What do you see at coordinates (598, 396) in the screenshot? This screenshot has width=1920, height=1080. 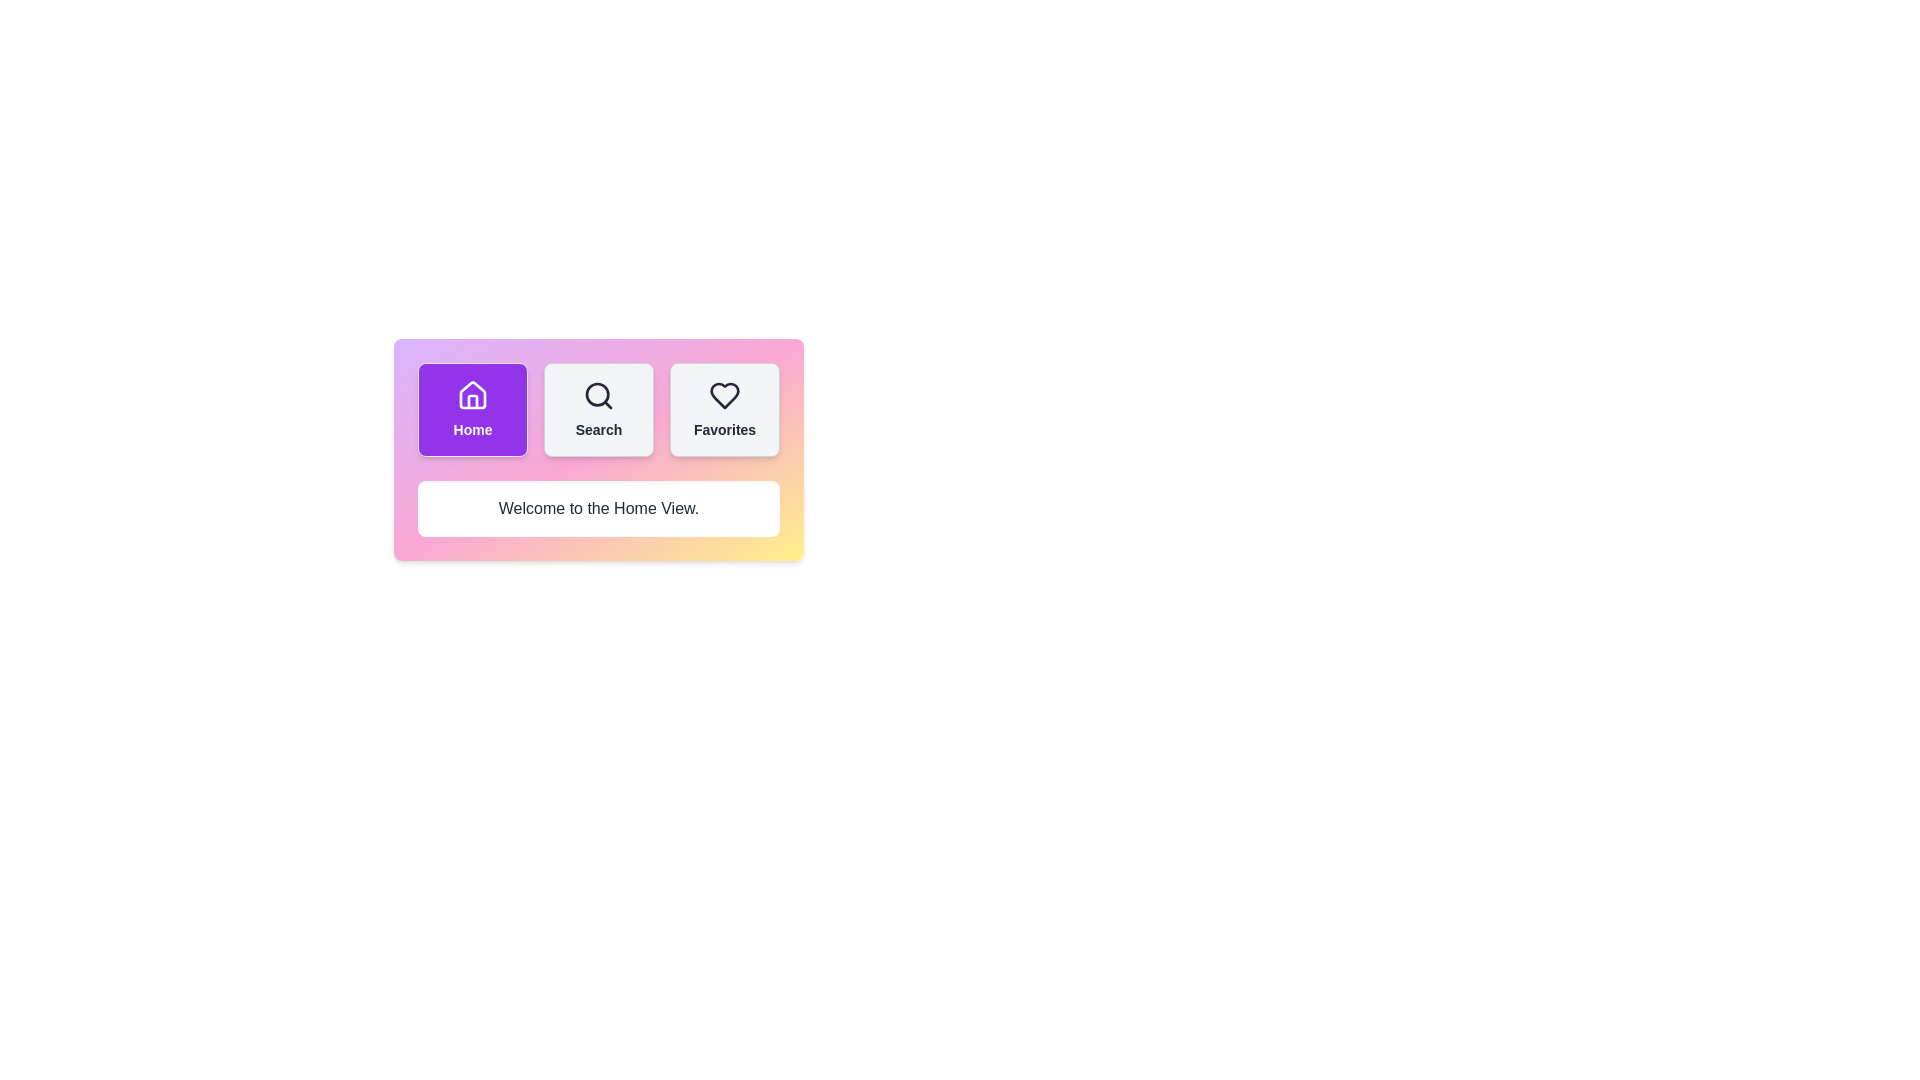 I see `the magnifying glass icon on the 'Search' button` at bounding box center [598, 396].